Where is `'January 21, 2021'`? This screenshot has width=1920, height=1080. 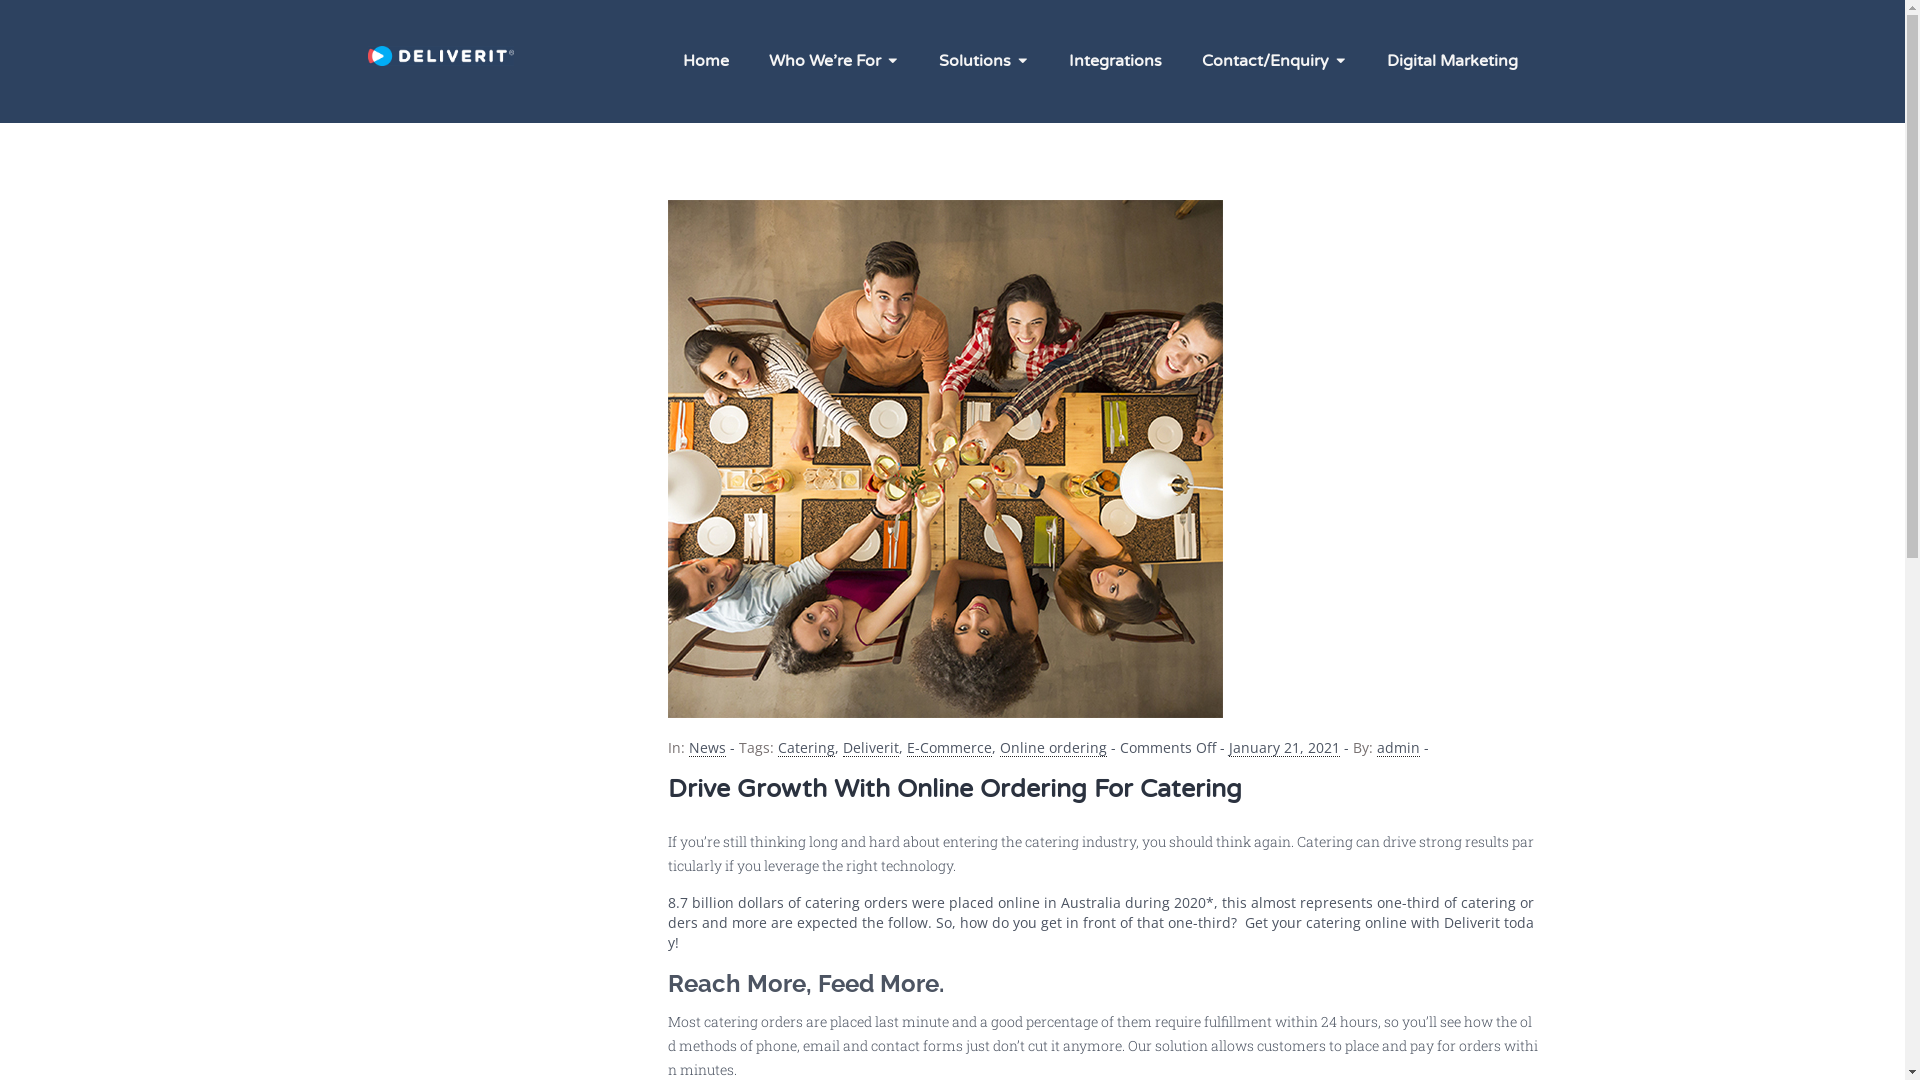 'January 21, 2021' is located at coordinates (1227, 748).